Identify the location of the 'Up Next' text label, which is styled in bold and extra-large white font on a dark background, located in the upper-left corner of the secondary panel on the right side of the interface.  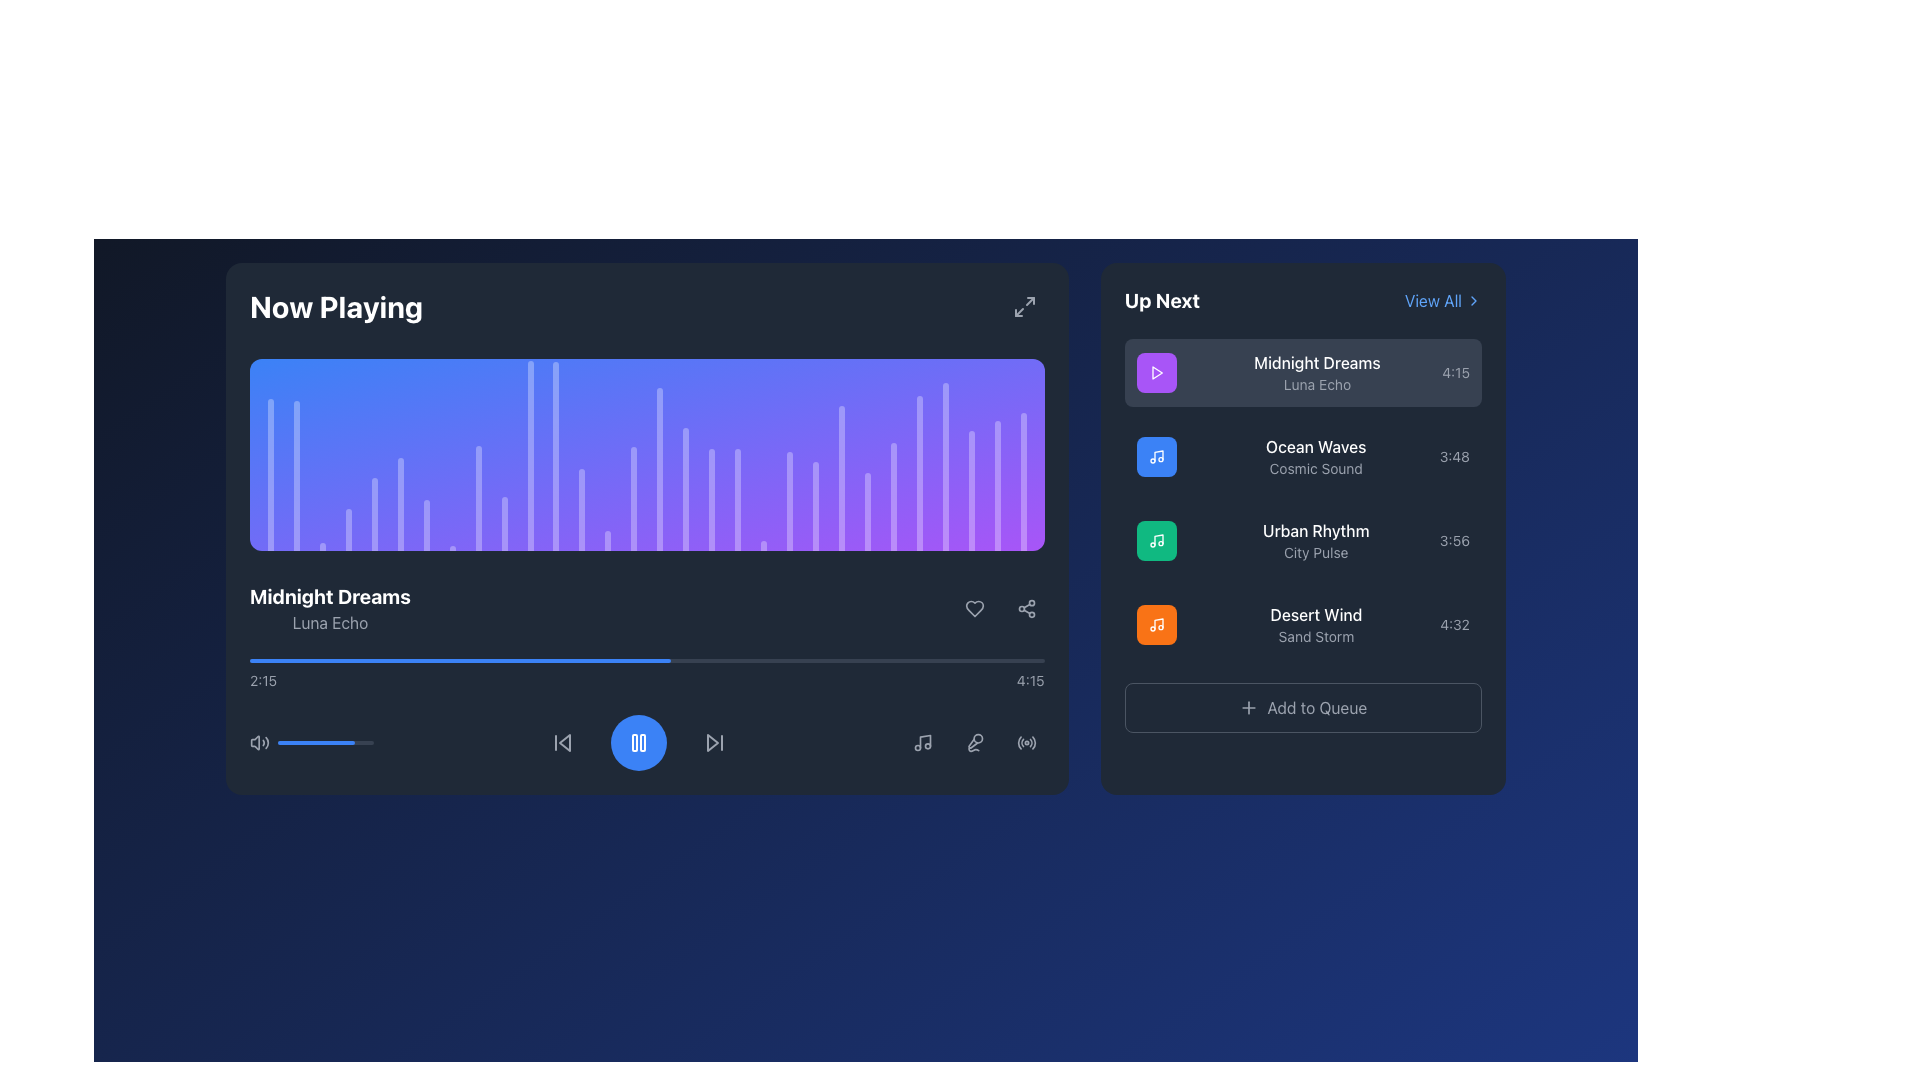
(1162, 300).